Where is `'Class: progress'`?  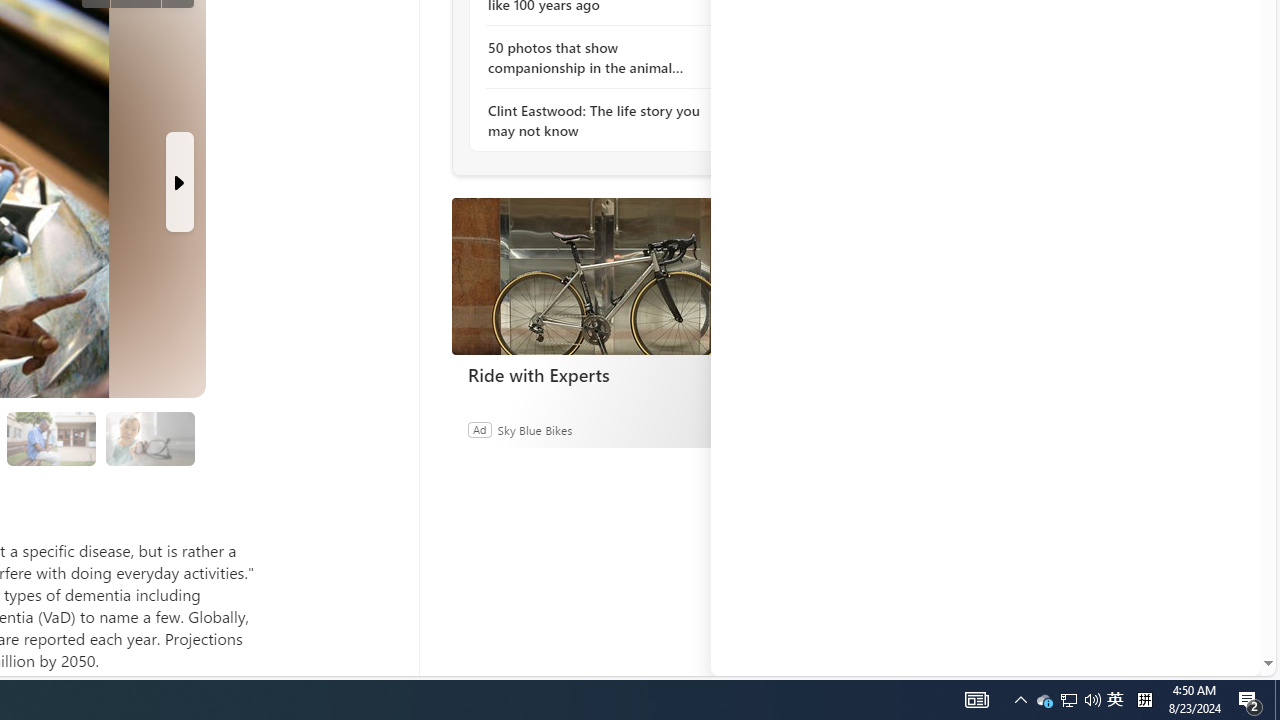 'Class: progress' is located at coordinates (149, 434).